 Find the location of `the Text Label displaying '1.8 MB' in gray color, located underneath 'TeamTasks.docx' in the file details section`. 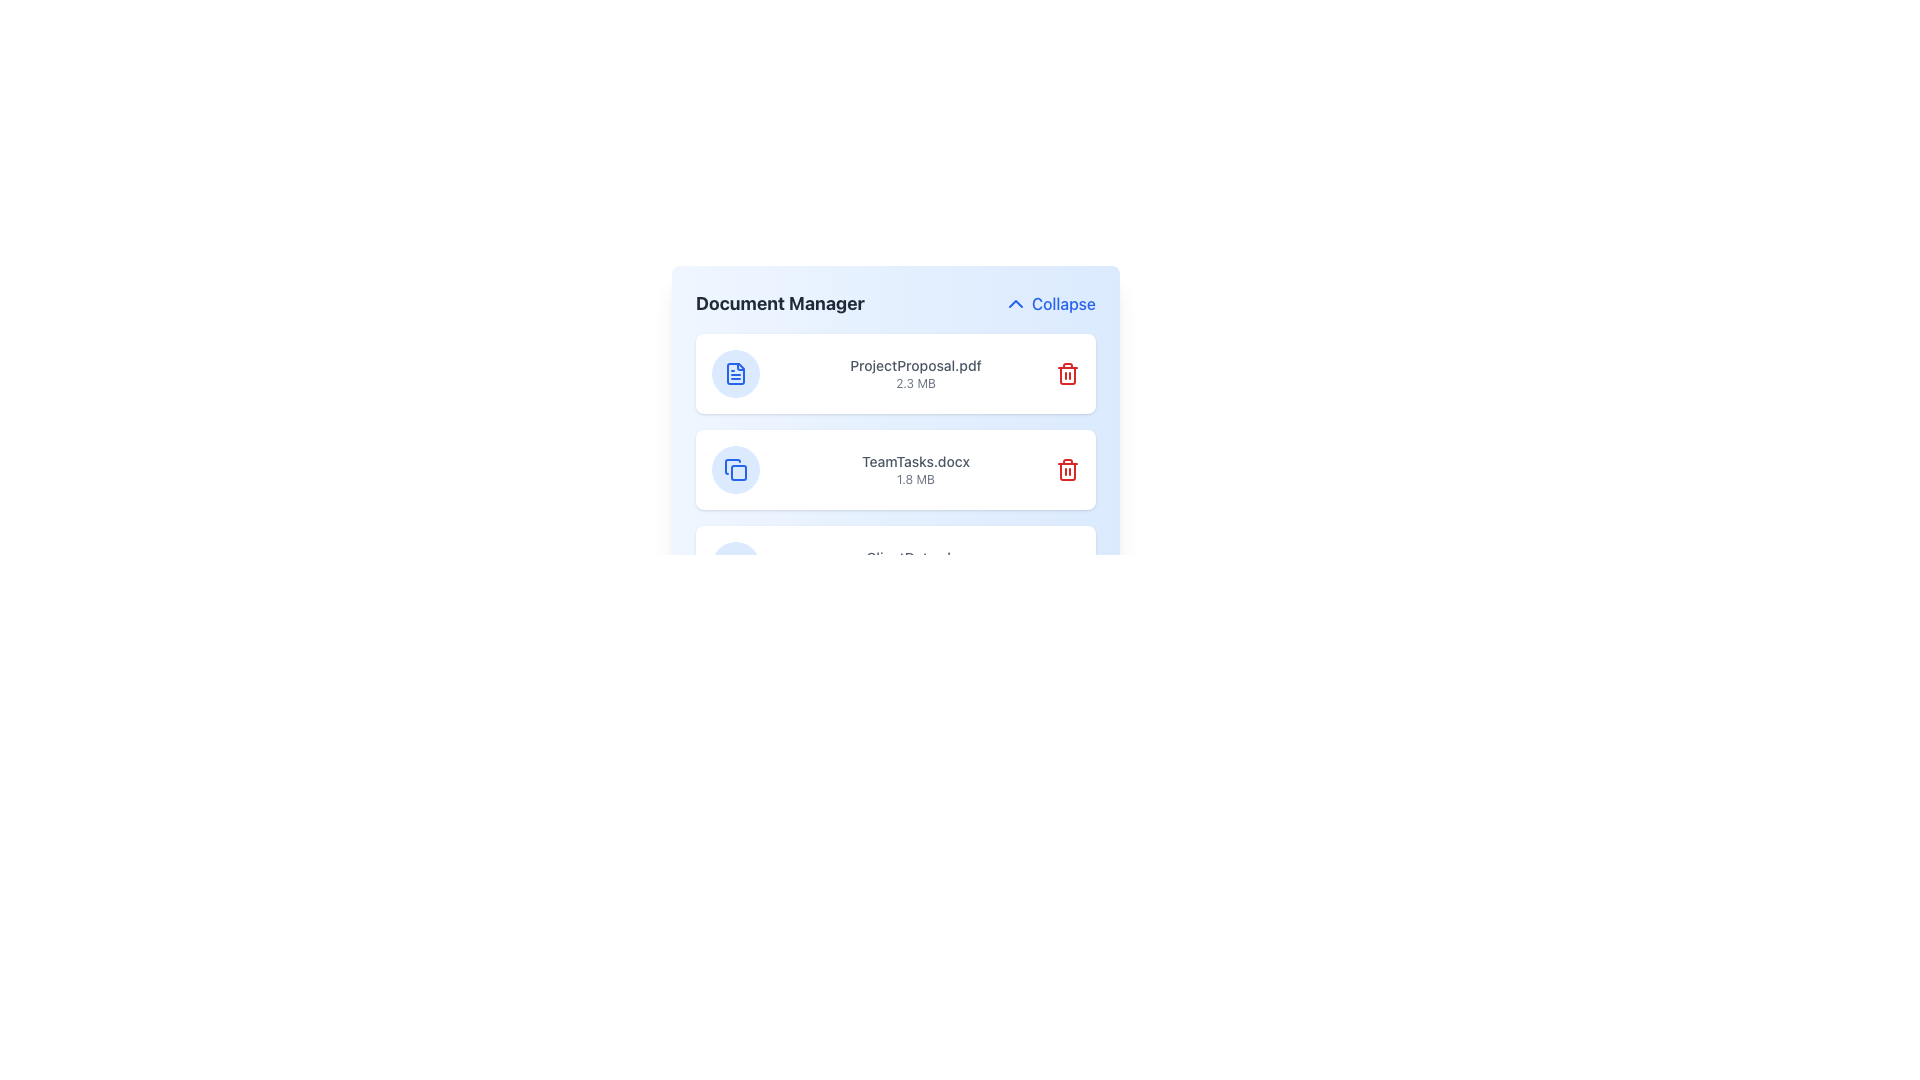

the Text Label displaying '1.8 MB' in gray color, located underneath 'TeamTasks.docx' in the file details section is located at coordinates (915, 479).